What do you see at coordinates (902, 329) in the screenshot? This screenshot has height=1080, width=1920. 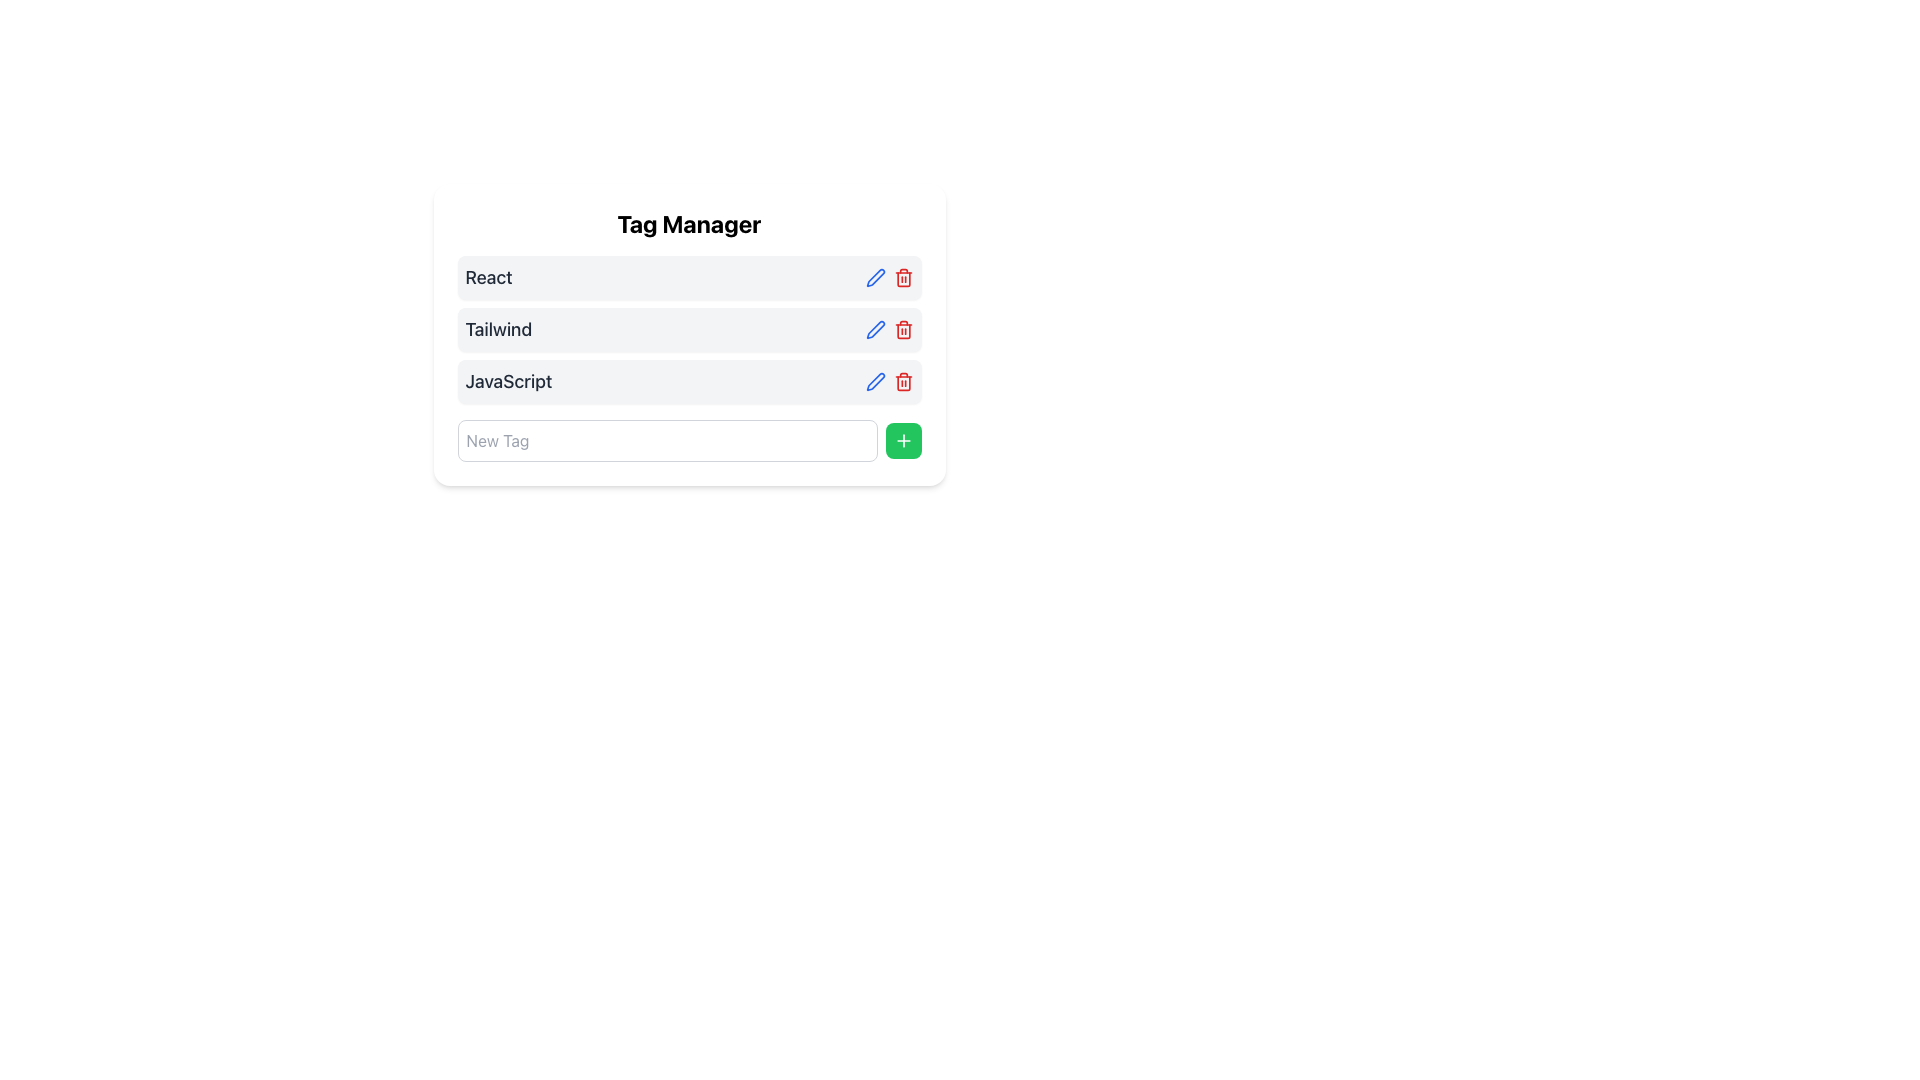 I see `the red trash bin icon button, which is located in the second row, adjacent to the blue pencil icon` at bounding box center [902, 329].